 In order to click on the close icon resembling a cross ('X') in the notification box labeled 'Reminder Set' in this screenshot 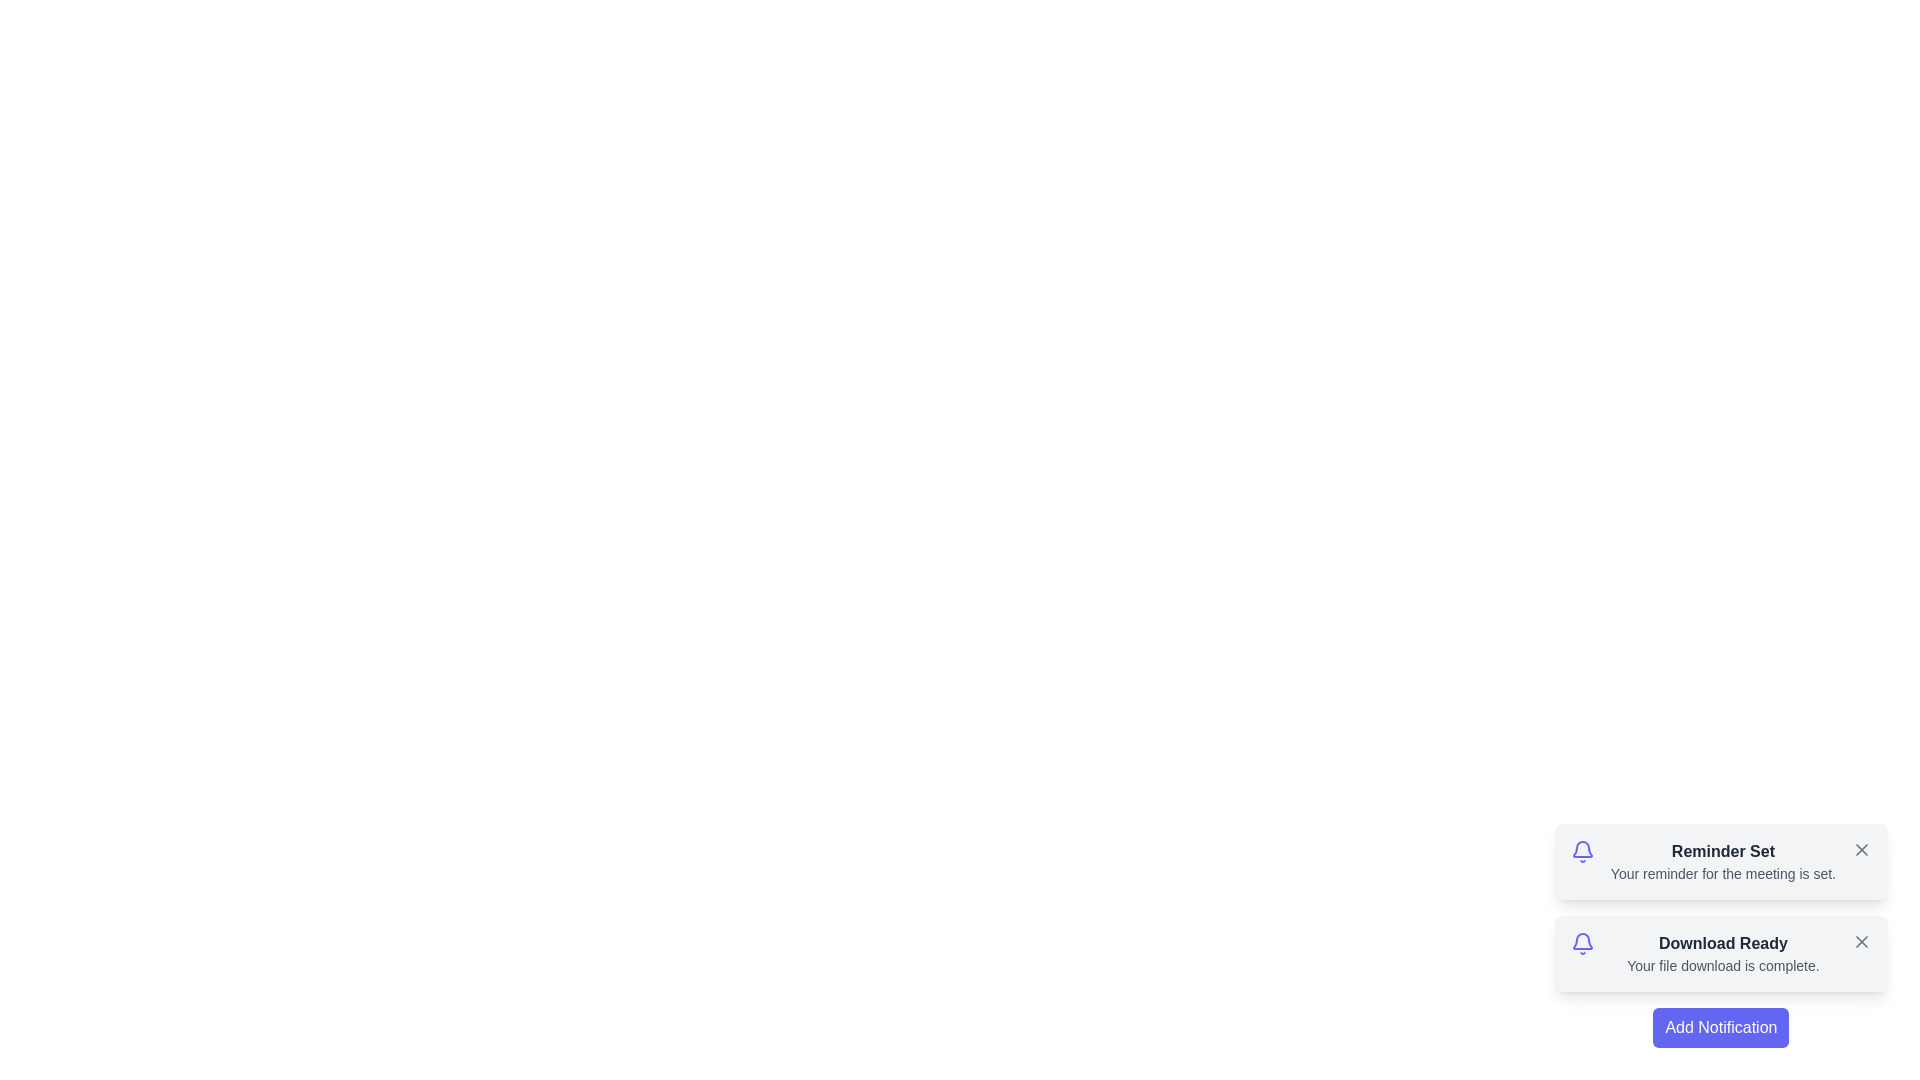, I will do `click(1861, 849)`.